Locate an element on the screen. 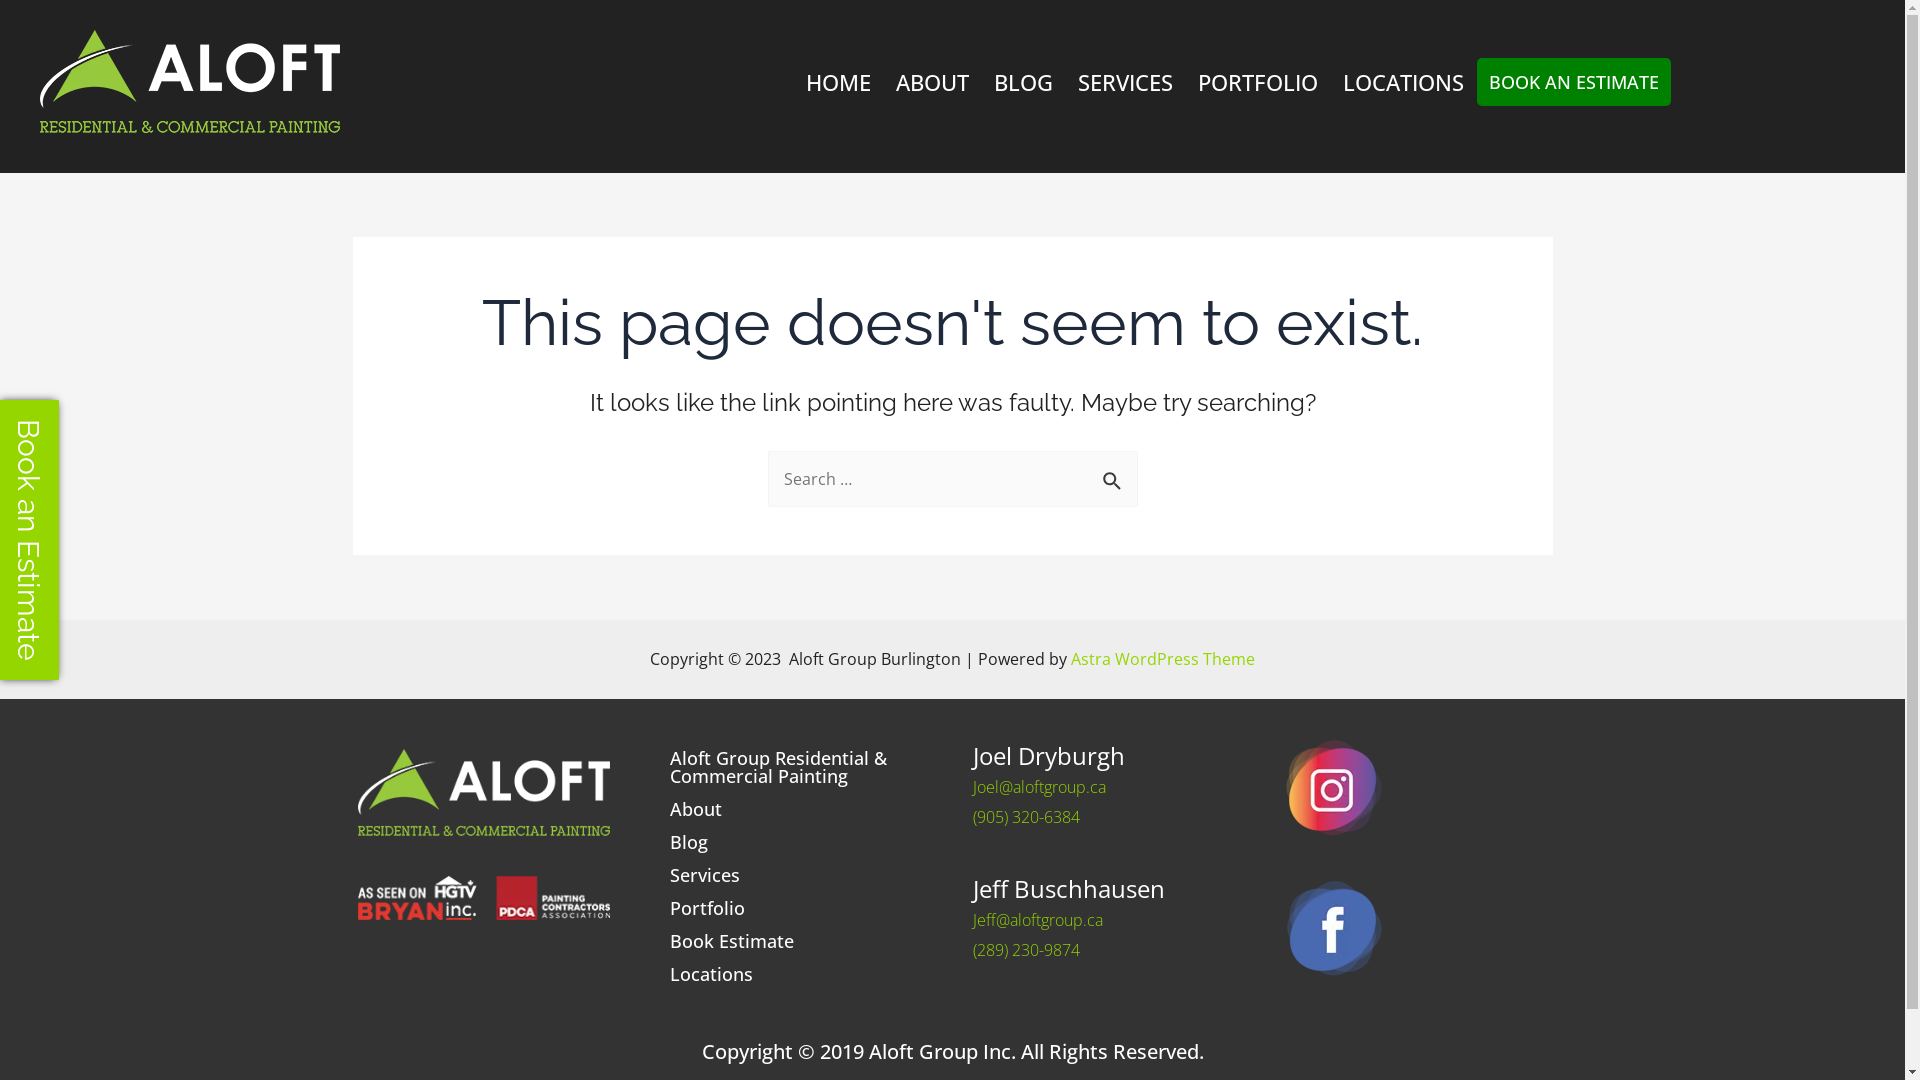  '(289) 230-9874' is located at coordinates (1025, 948).